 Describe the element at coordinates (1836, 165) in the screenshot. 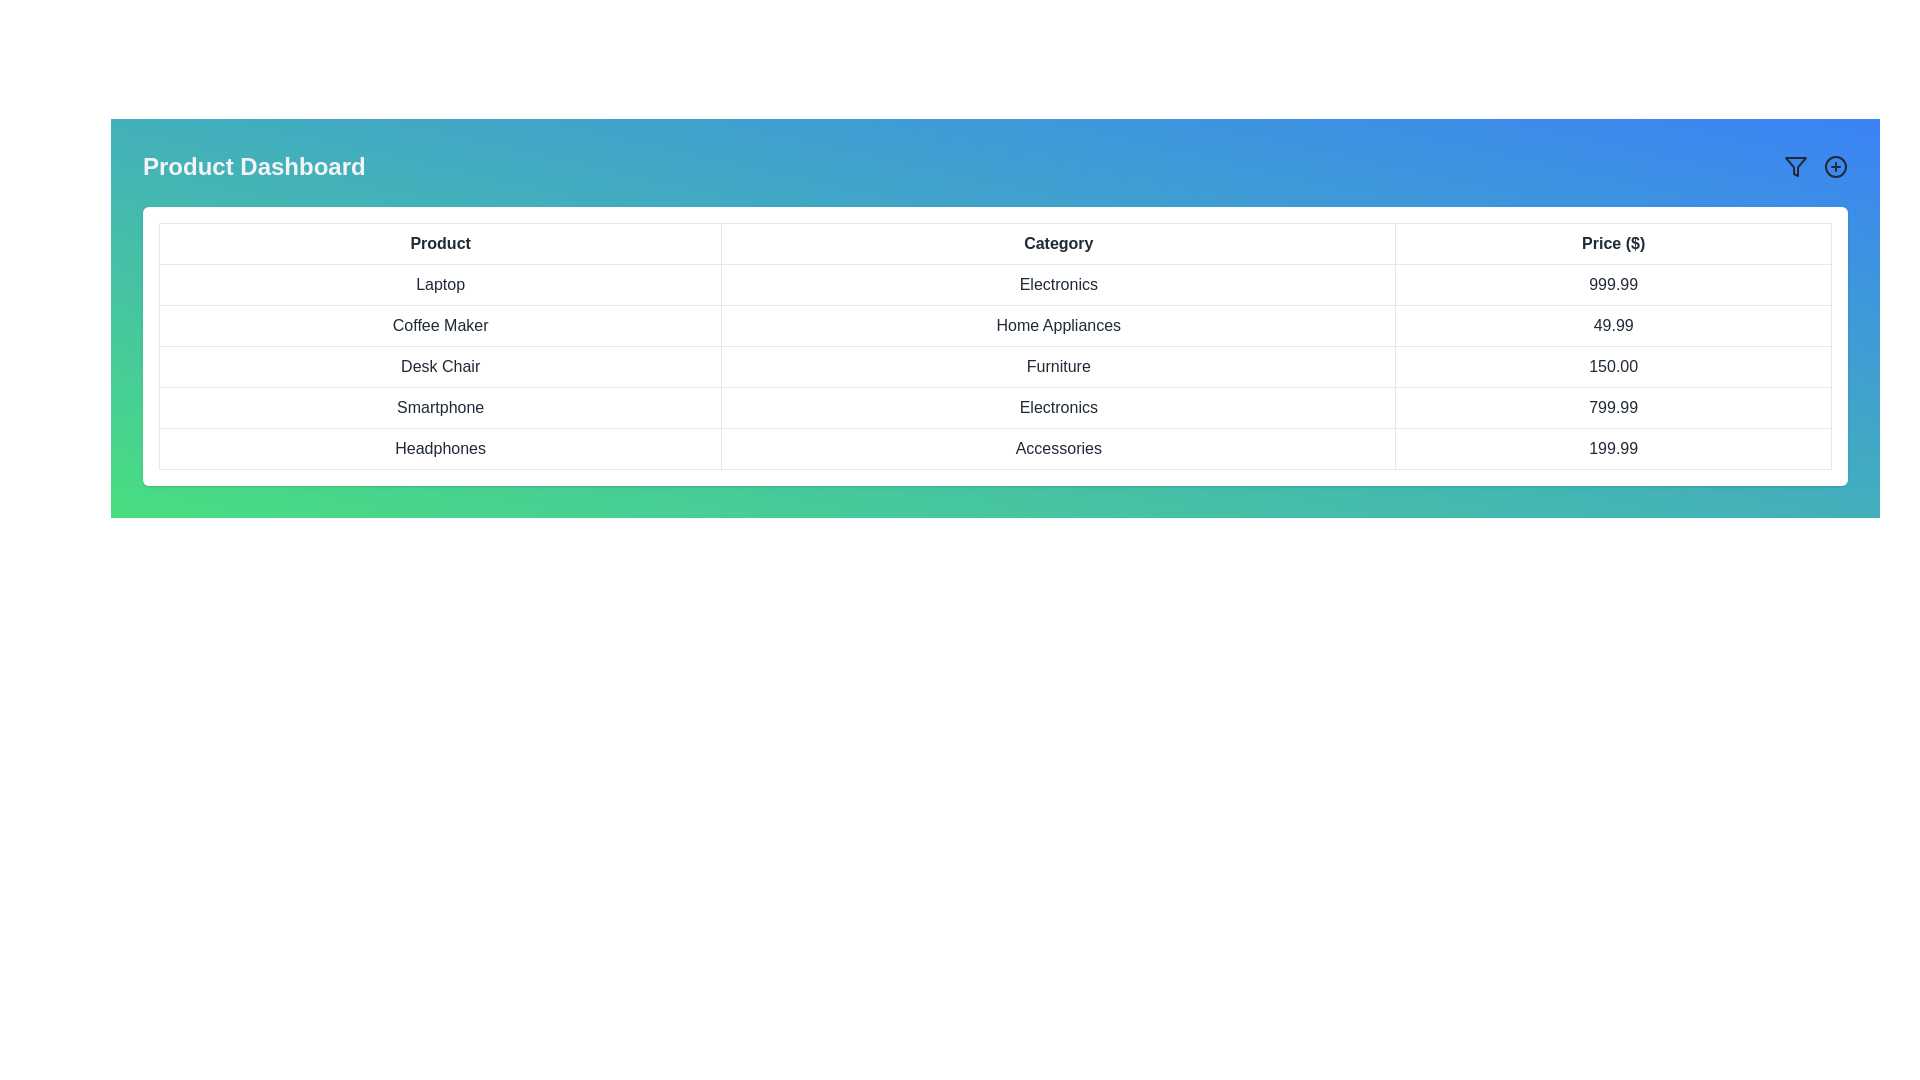

I see `the add item button, which is the third icon from the left in the top-right corner of the interface` at that location.